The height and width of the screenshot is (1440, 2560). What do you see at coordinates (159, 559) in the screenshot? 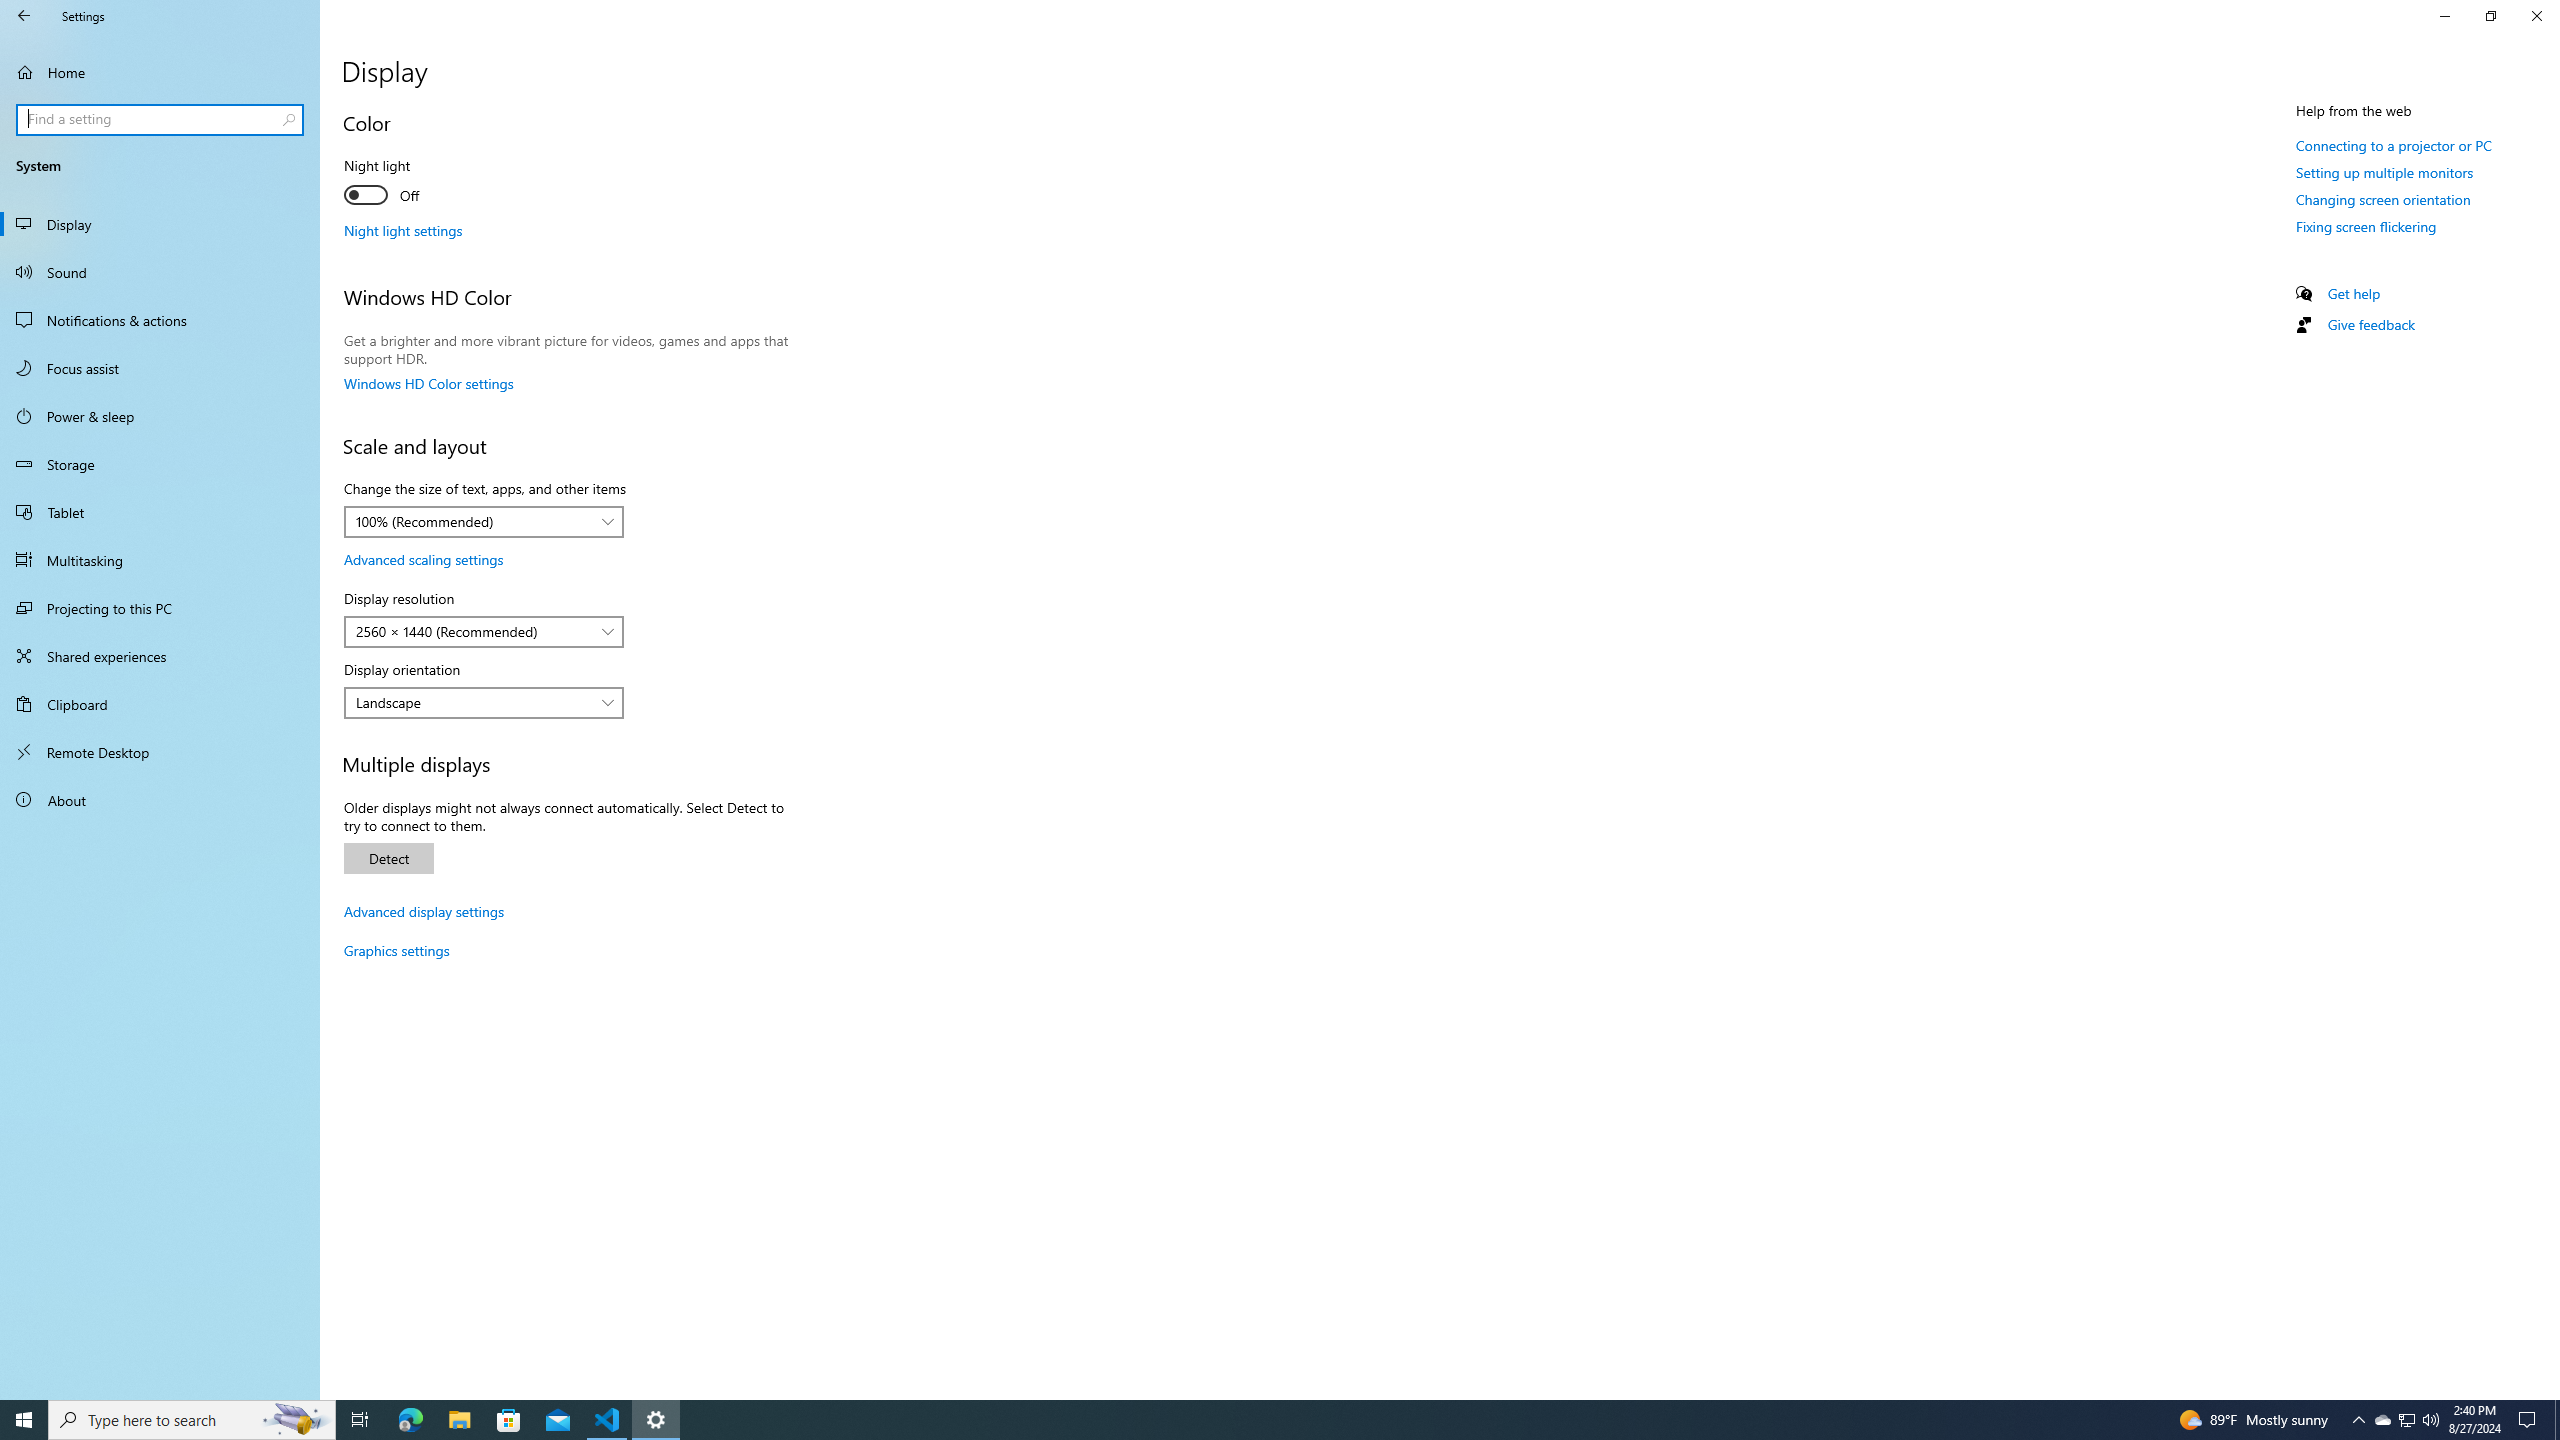
I see `'Multitasking'` at bounding box center [159, 559].